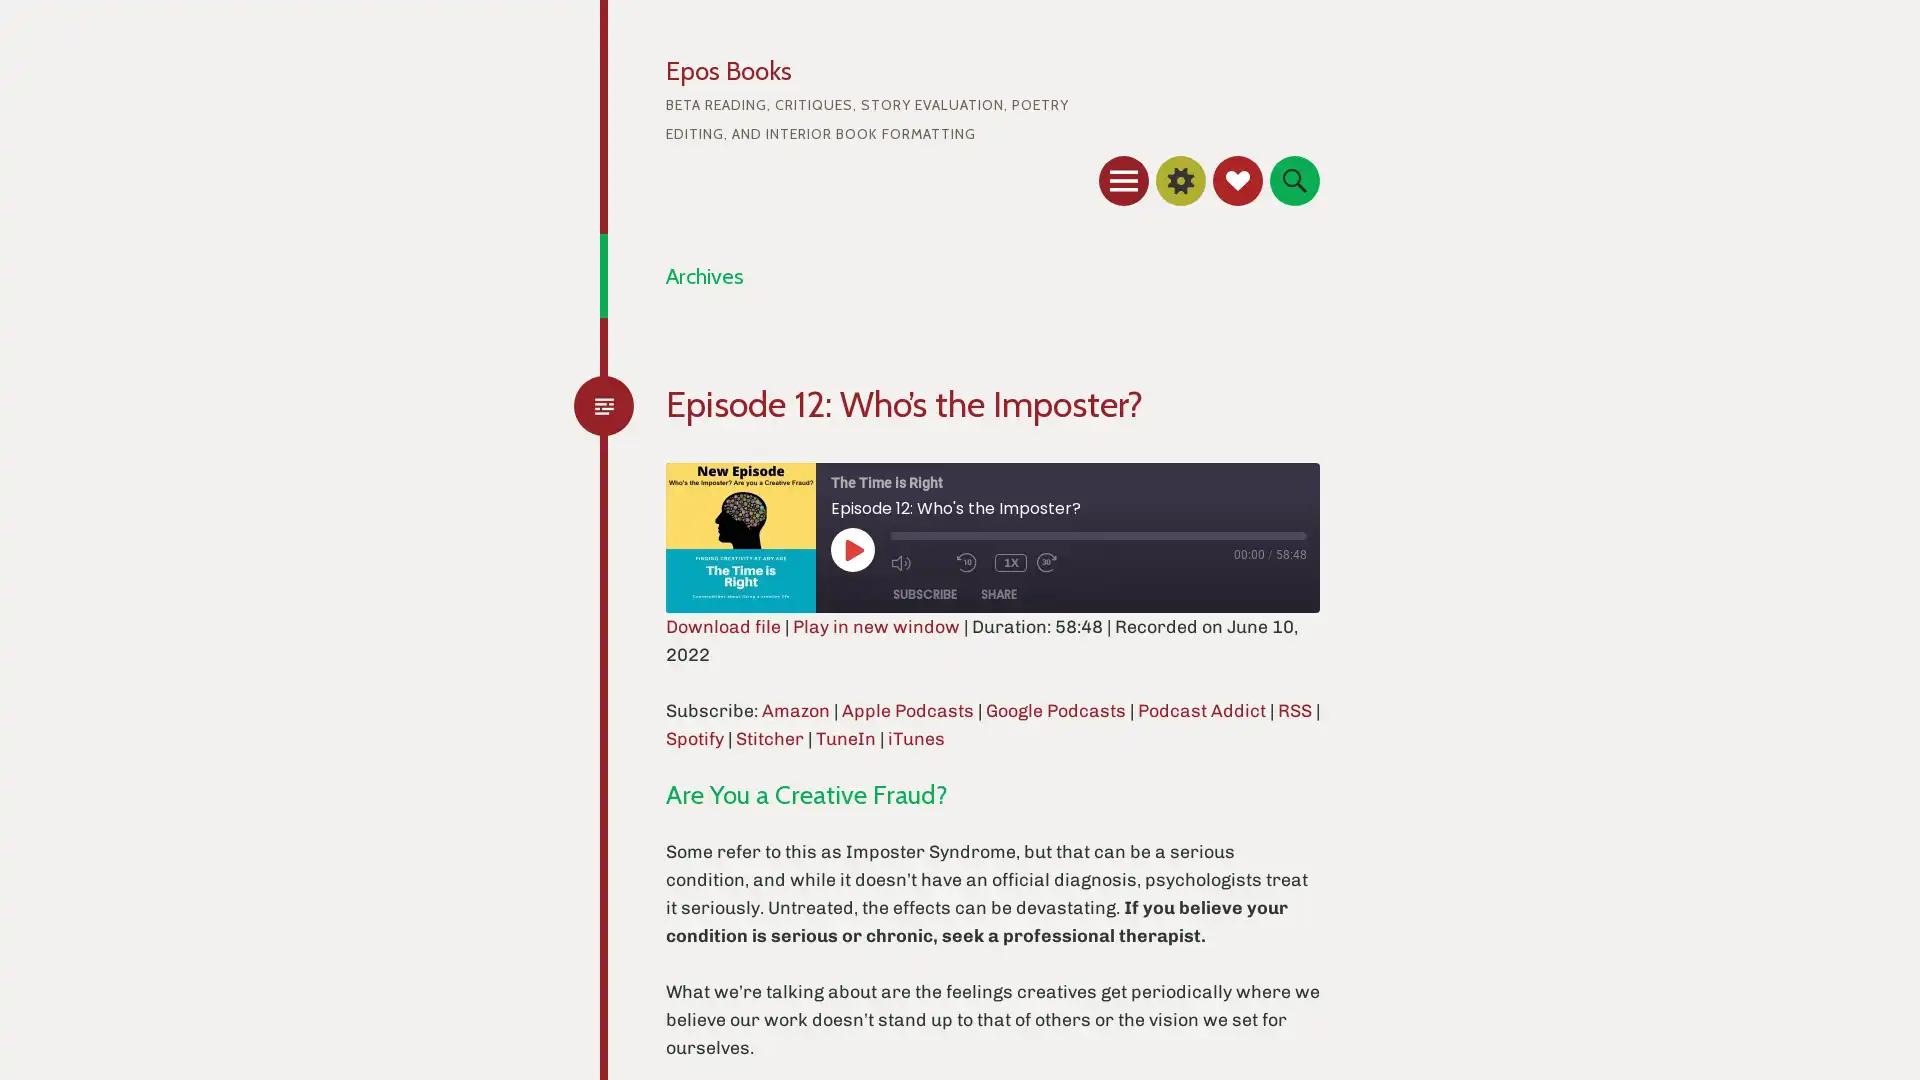  What do you see at coordinates (924, 593) in the screenshot?
I see `SUBSCRIBE` at bounding box center [924, 593].